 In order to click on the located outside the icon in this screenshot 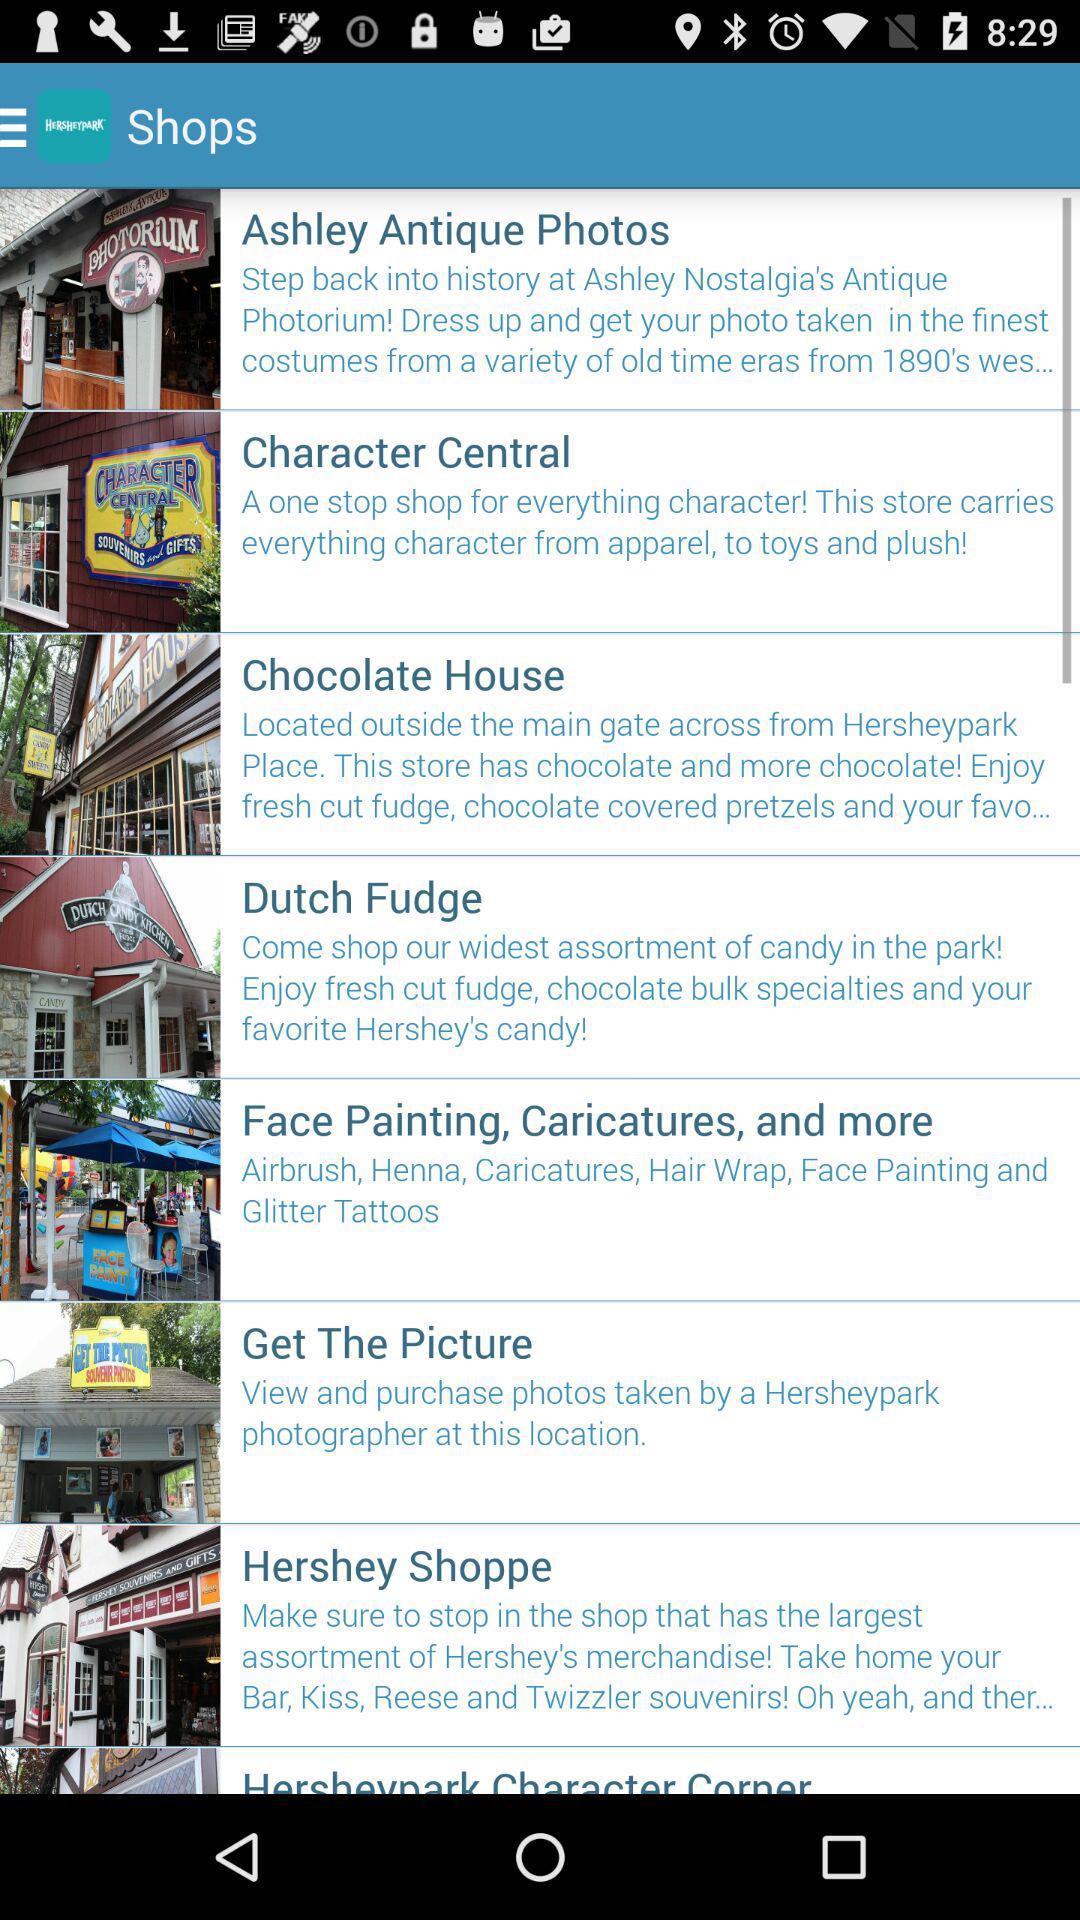, I will do `click(650, 772)`.